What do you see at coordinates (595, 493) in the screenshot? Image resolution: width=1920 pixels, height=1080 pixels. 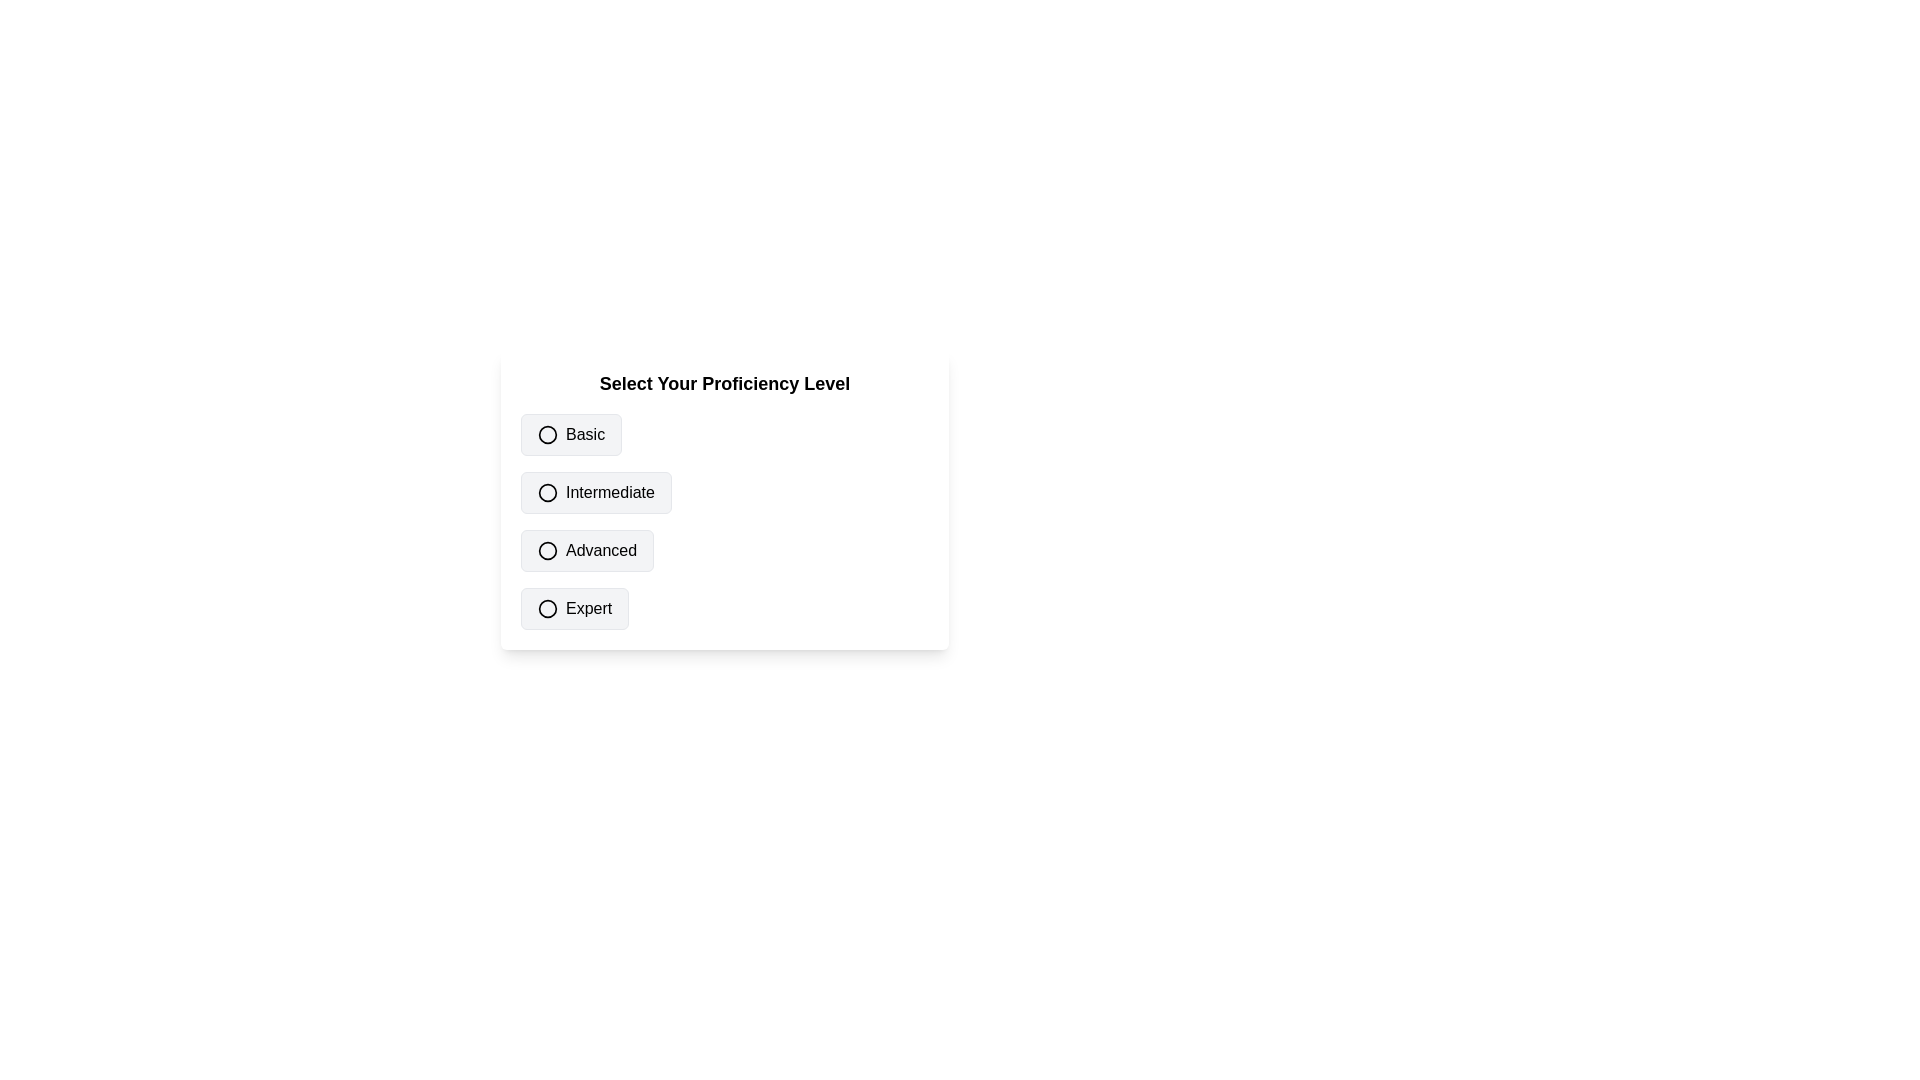 I see `the 'Intermediate' proficiency level radio button, the second option in the vertical list of proficiency levels, allowing for keyboard navigation` at bounding box center [595, 493].